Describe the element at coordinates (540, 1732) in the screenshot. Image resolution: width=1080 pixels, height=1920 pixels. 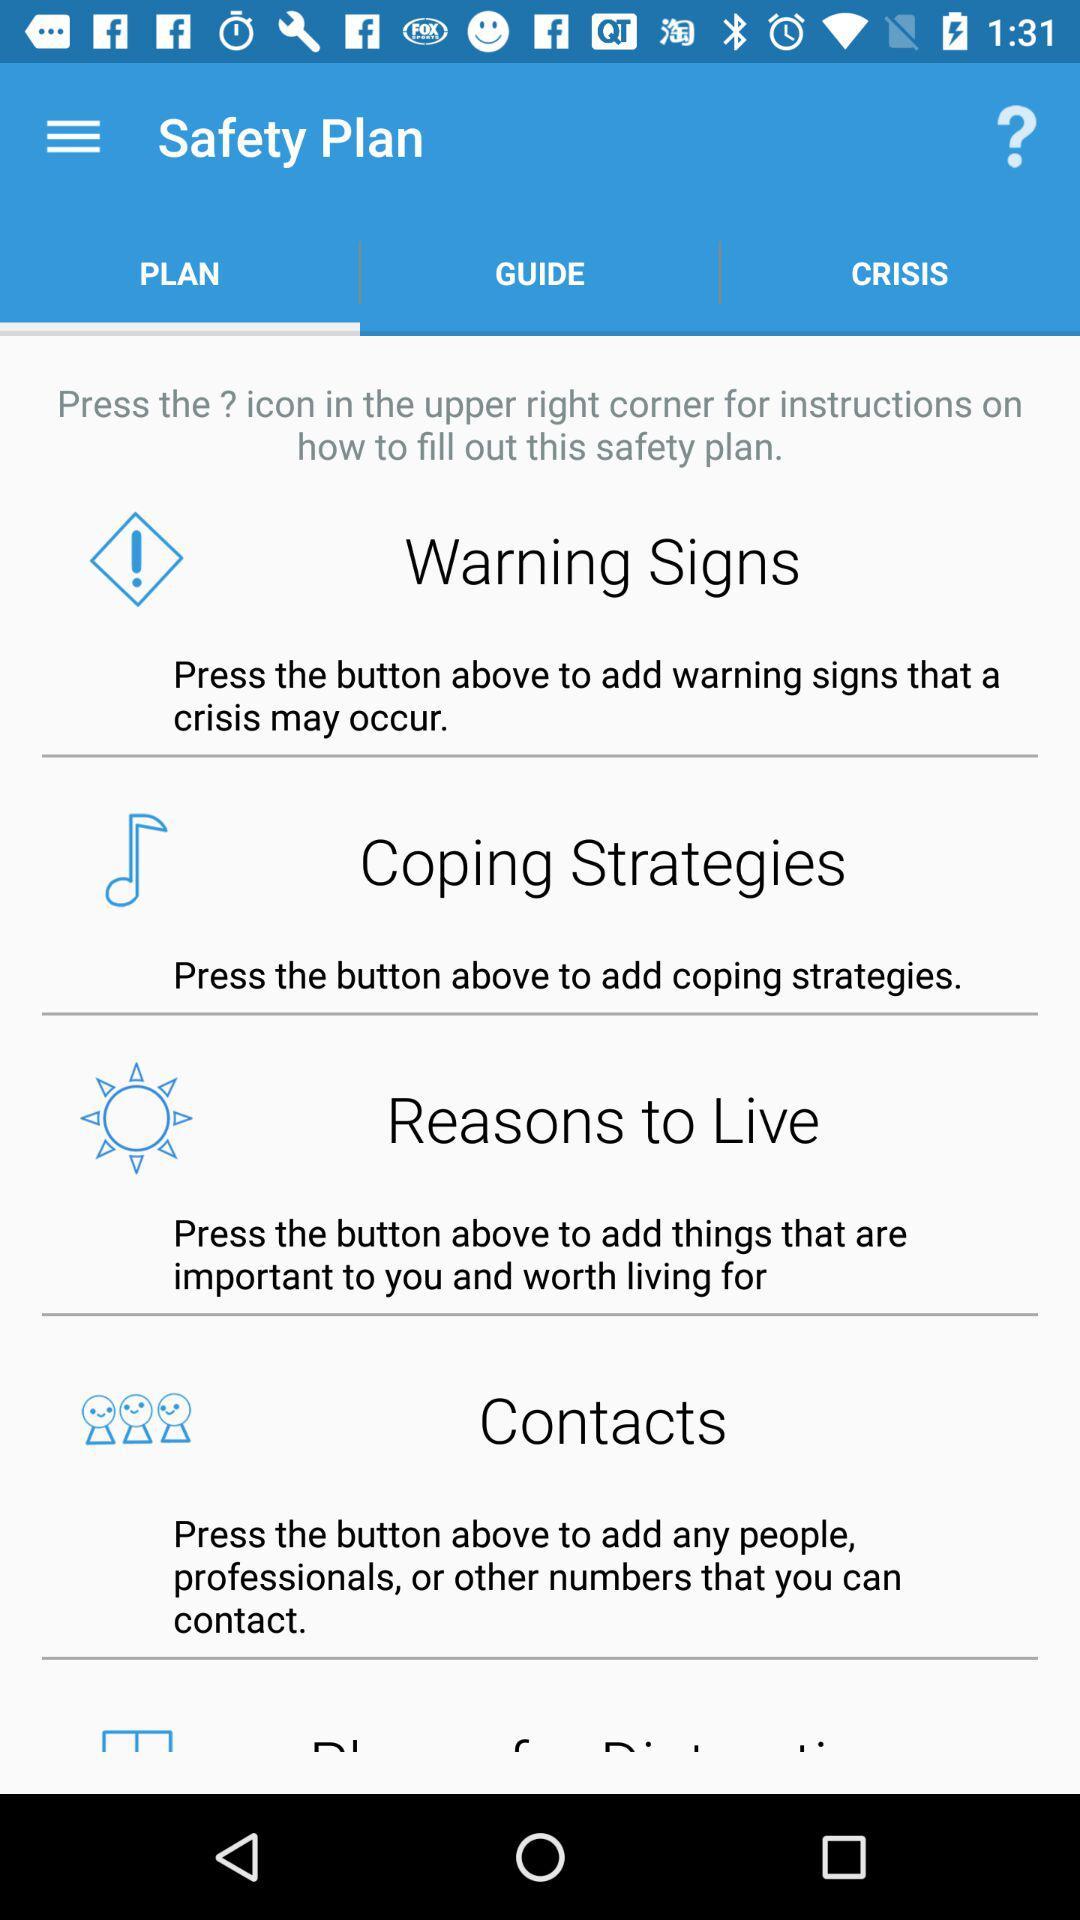
I see `places for distraction item` at that location.